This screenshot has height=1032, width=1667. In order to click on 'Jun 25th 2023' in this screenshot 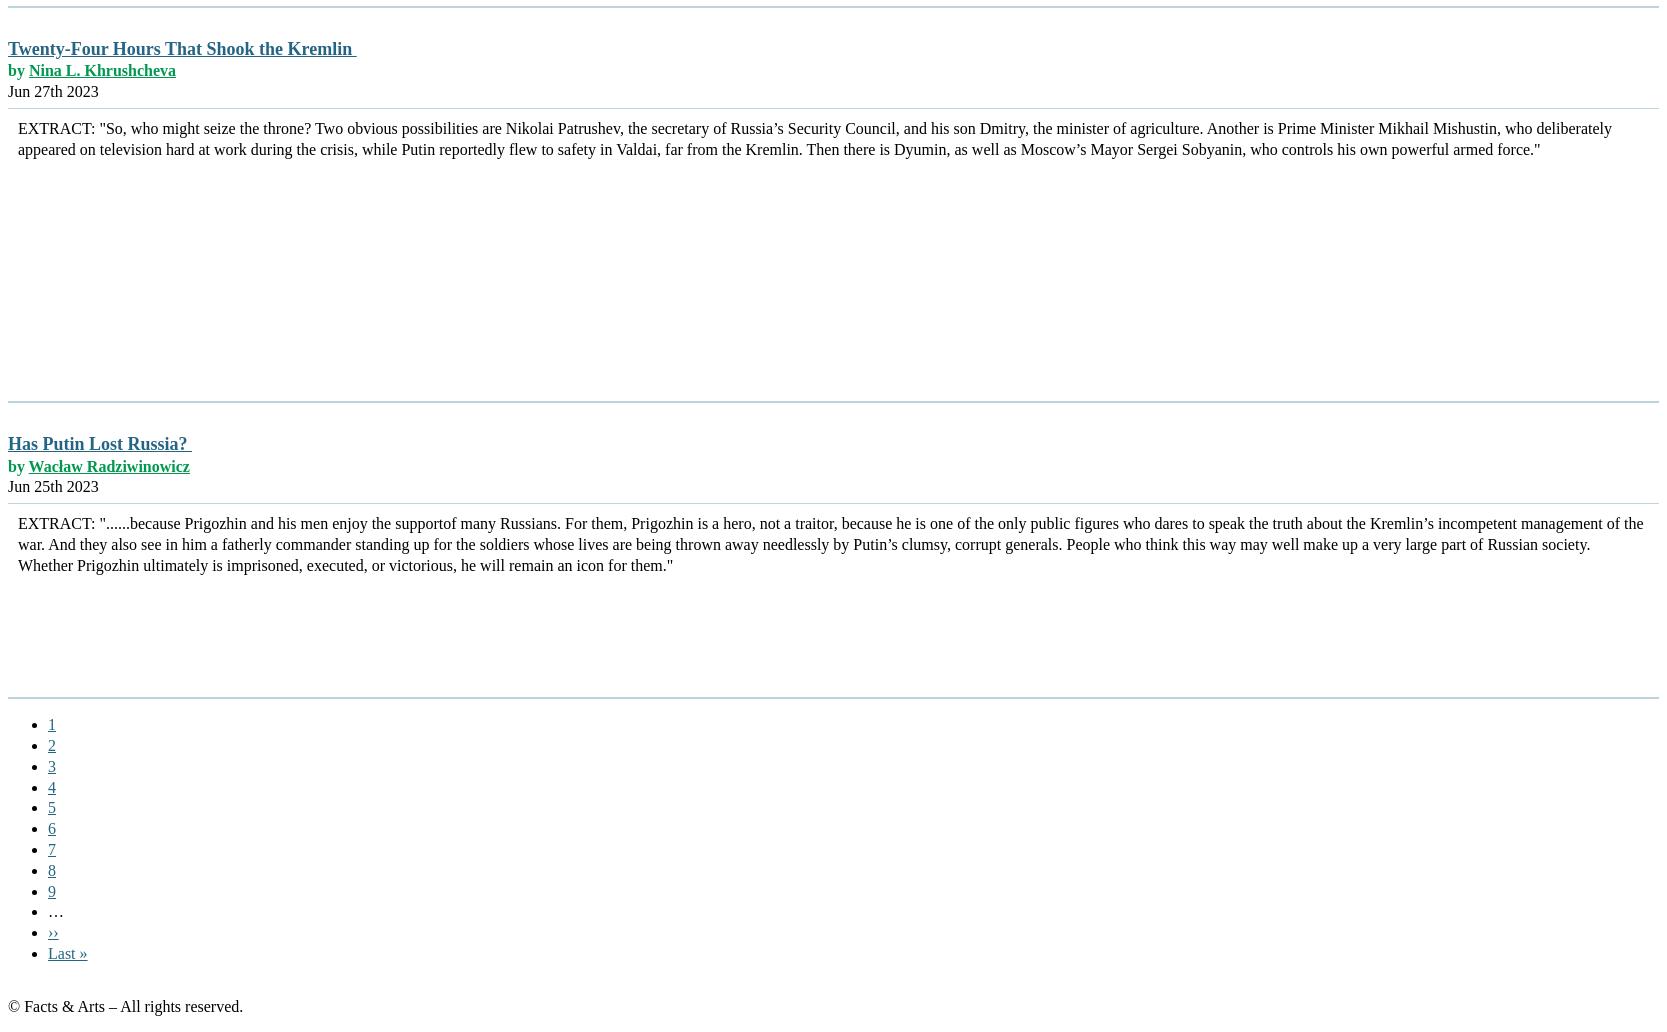, I will do `click(53, 485)`.